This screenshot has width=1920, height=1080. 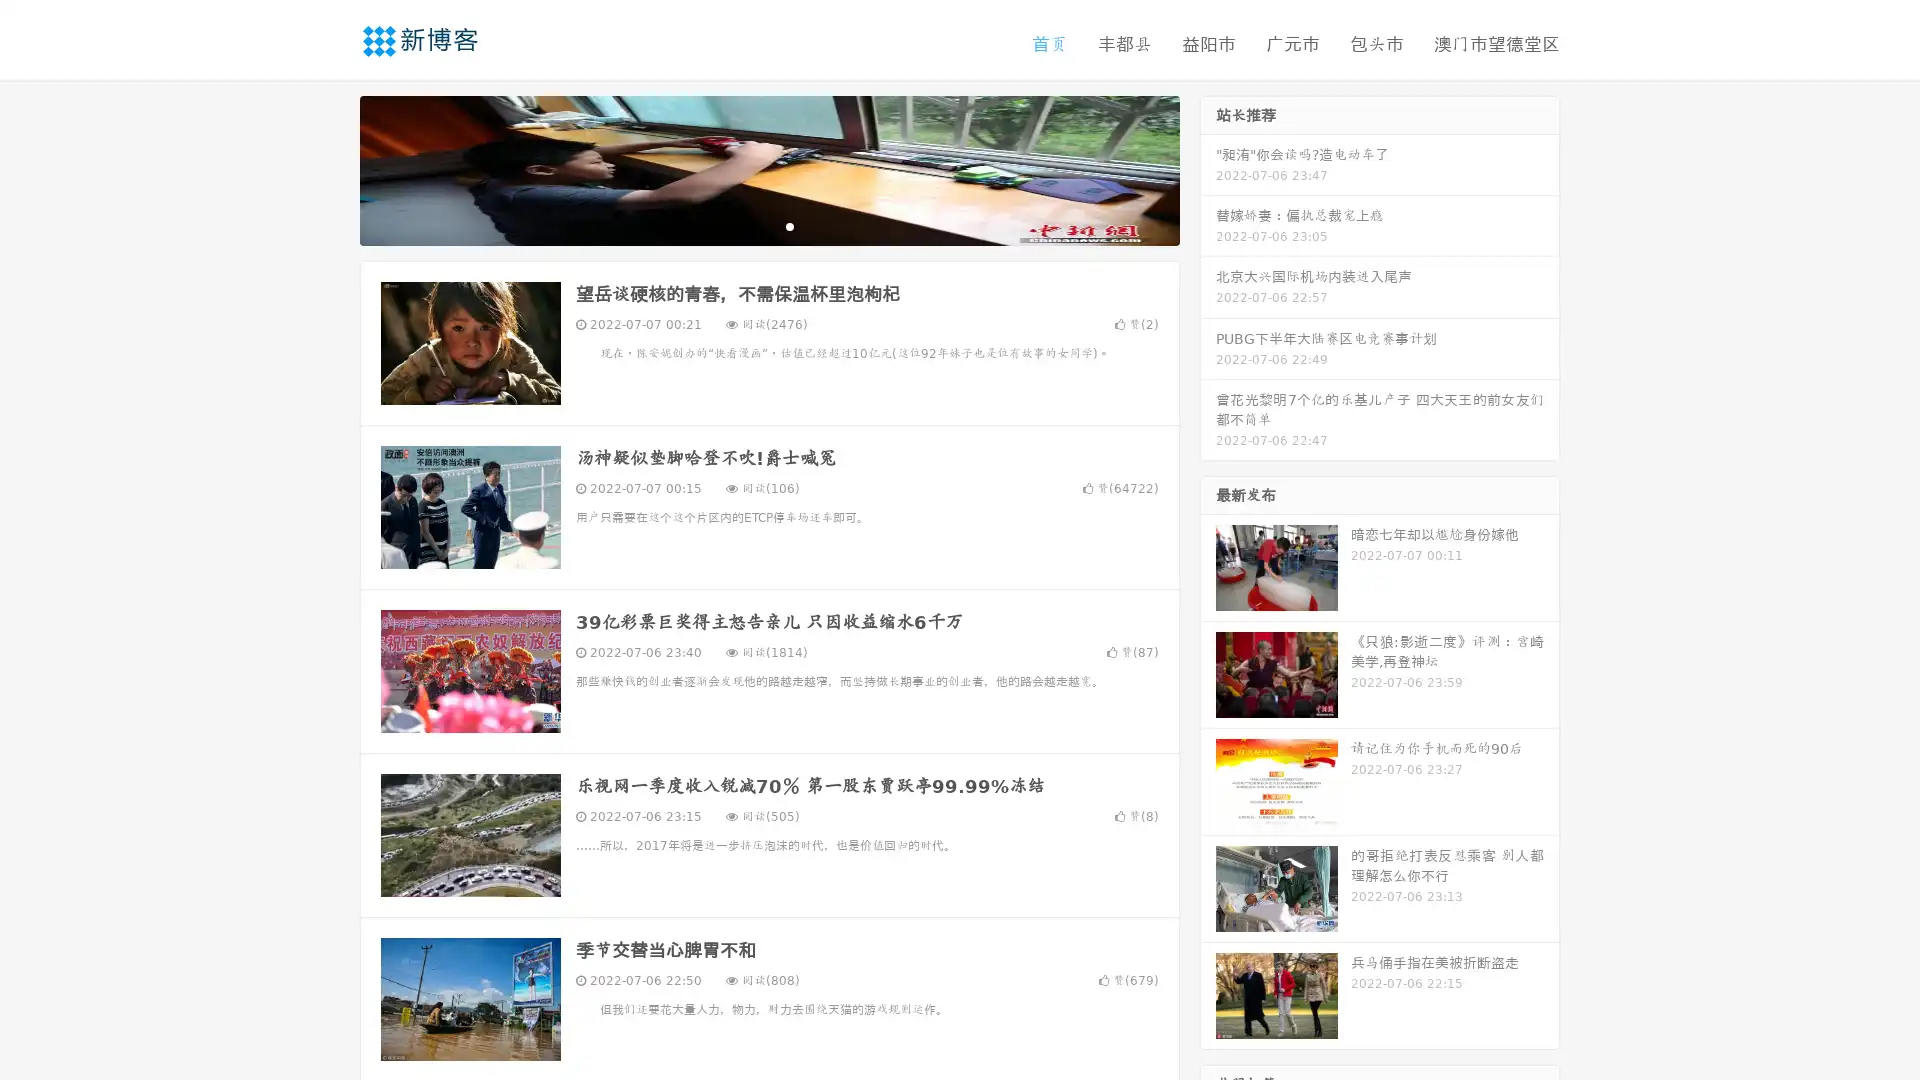 I want to click on Next slide, so click(x=1208, y=168).